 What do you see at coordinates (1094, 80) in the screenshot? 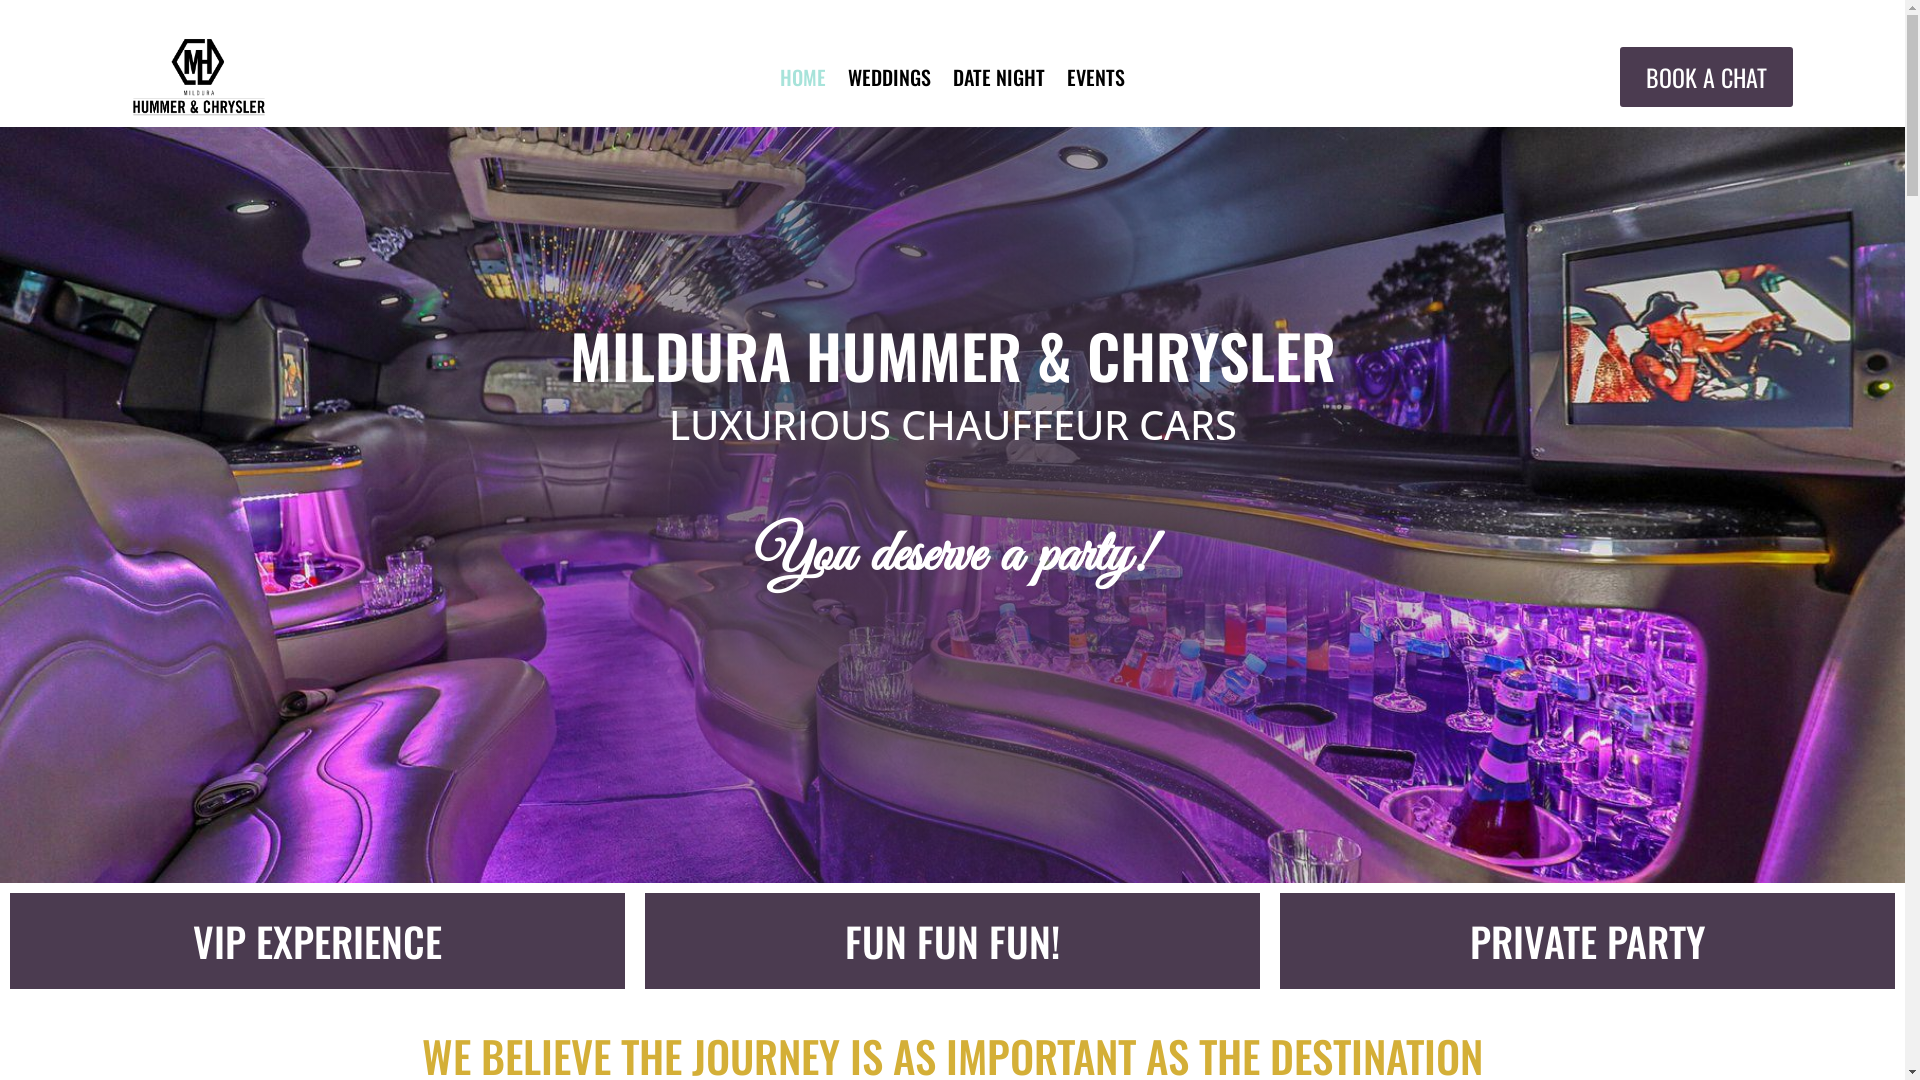
I see `'EVENTS'` at bounding box center [1094, 80].